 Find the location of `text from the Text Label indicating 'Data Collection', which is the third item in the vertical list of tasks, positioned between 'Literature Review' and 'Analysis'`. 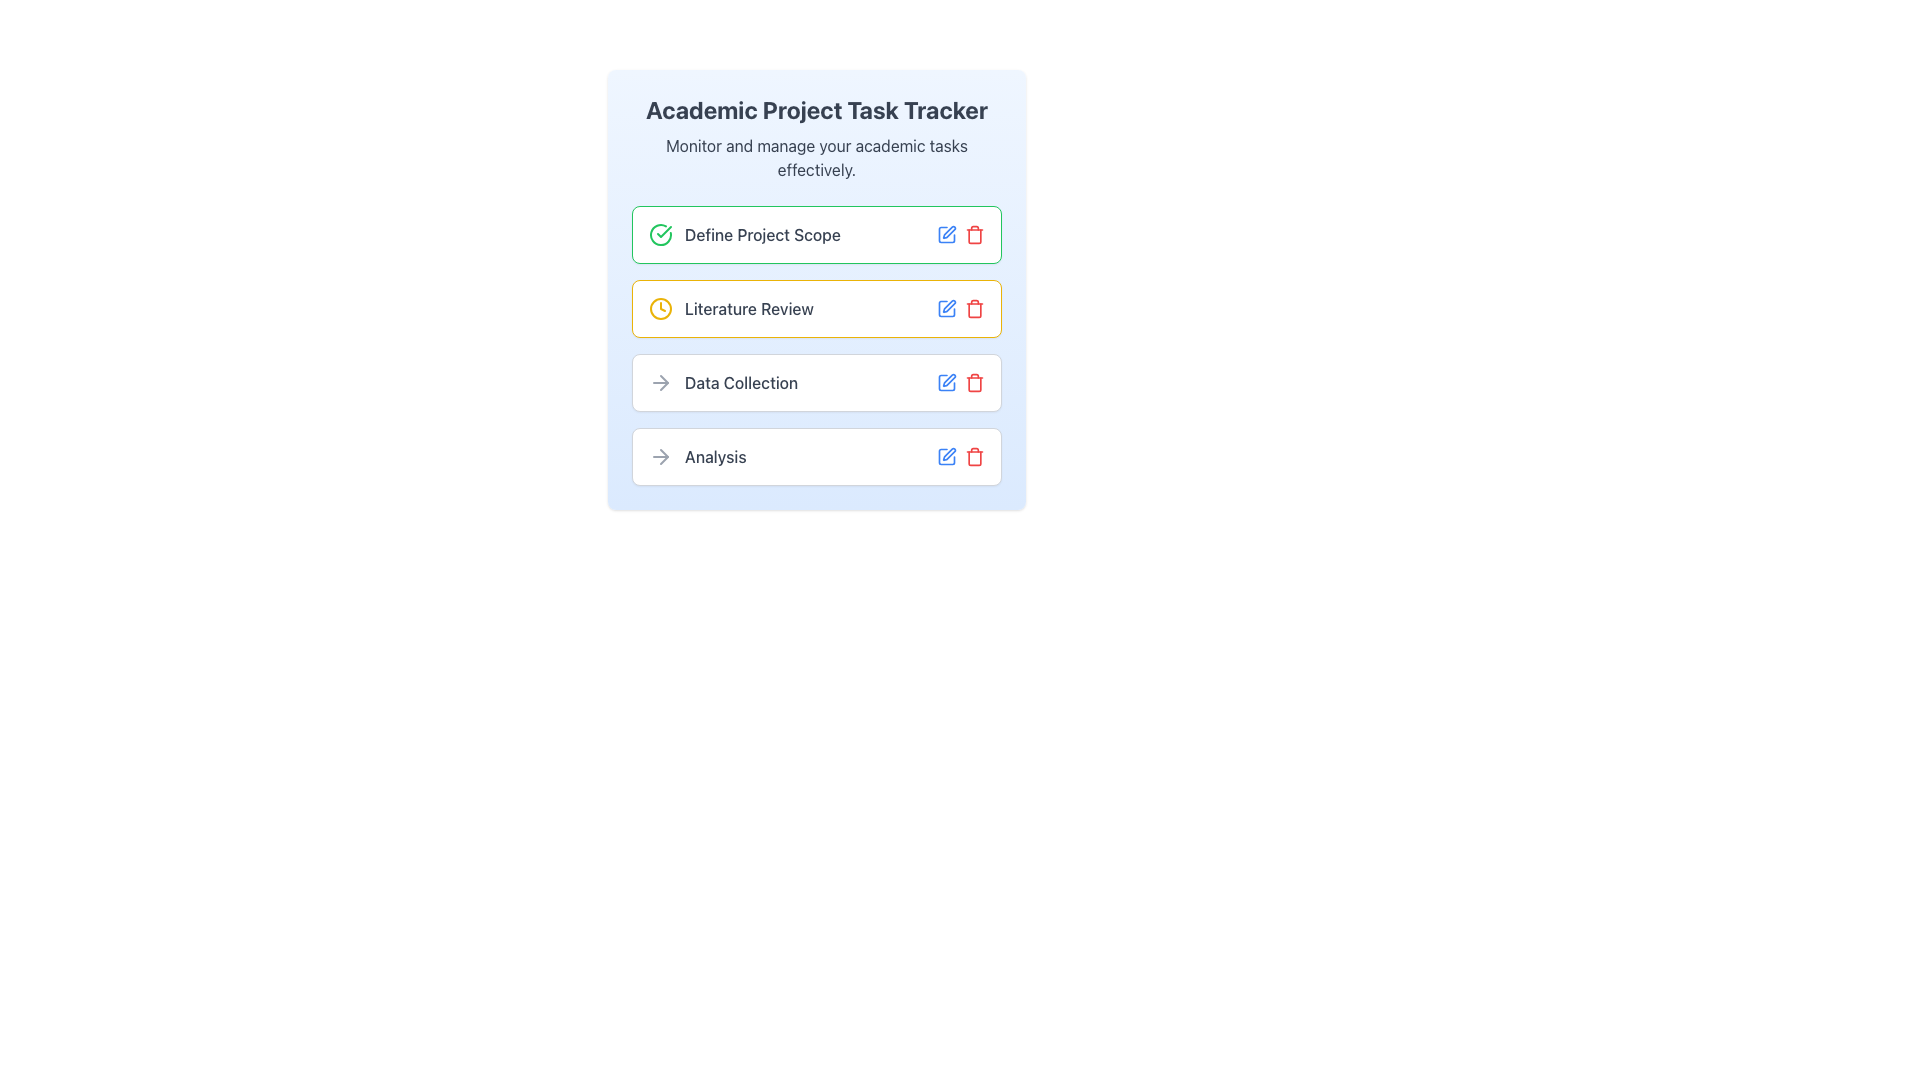

text from the Text Label indicating 'Data Collection', which is the third item in the vertical list of tasks, positioned between 'Literature Review' and 'Analysis' is located at coordinates (740, 382).